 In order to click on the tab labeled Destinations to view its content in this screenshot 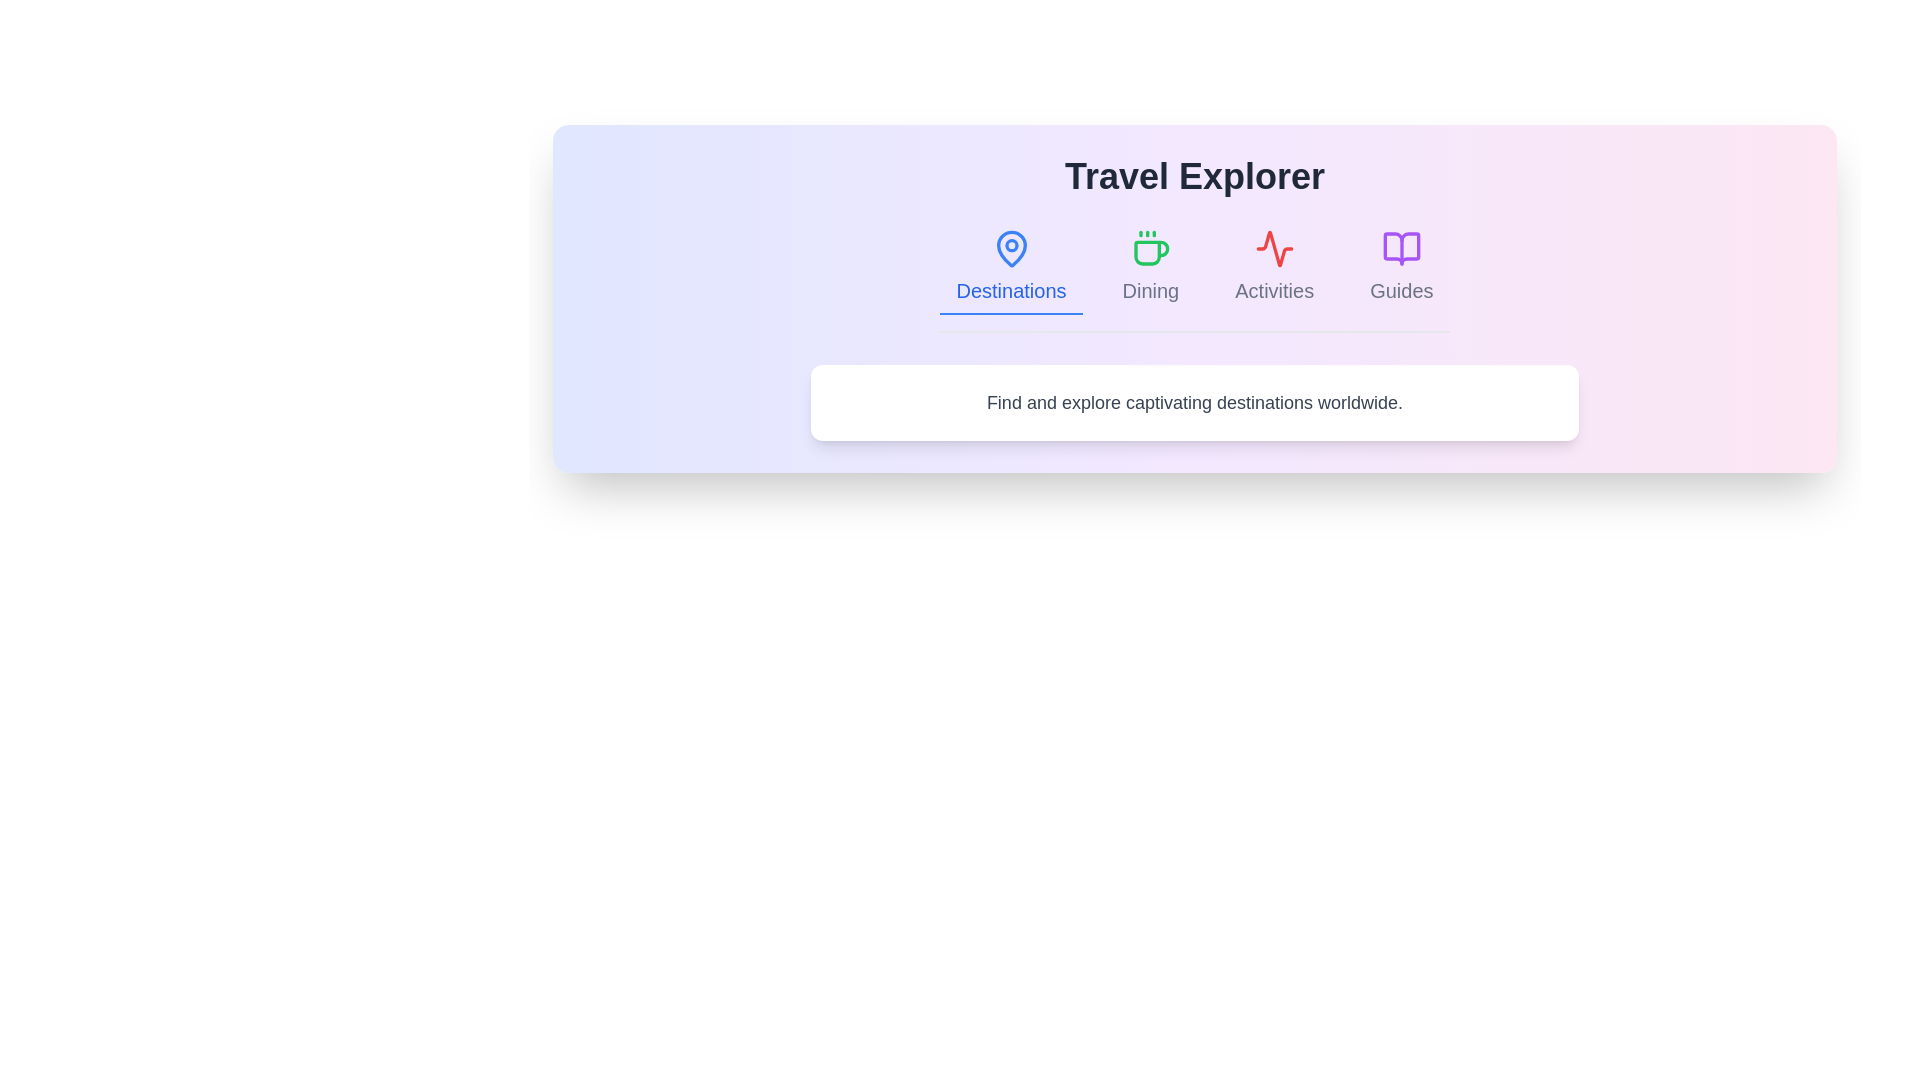, I will do `click(1011, 266)`.